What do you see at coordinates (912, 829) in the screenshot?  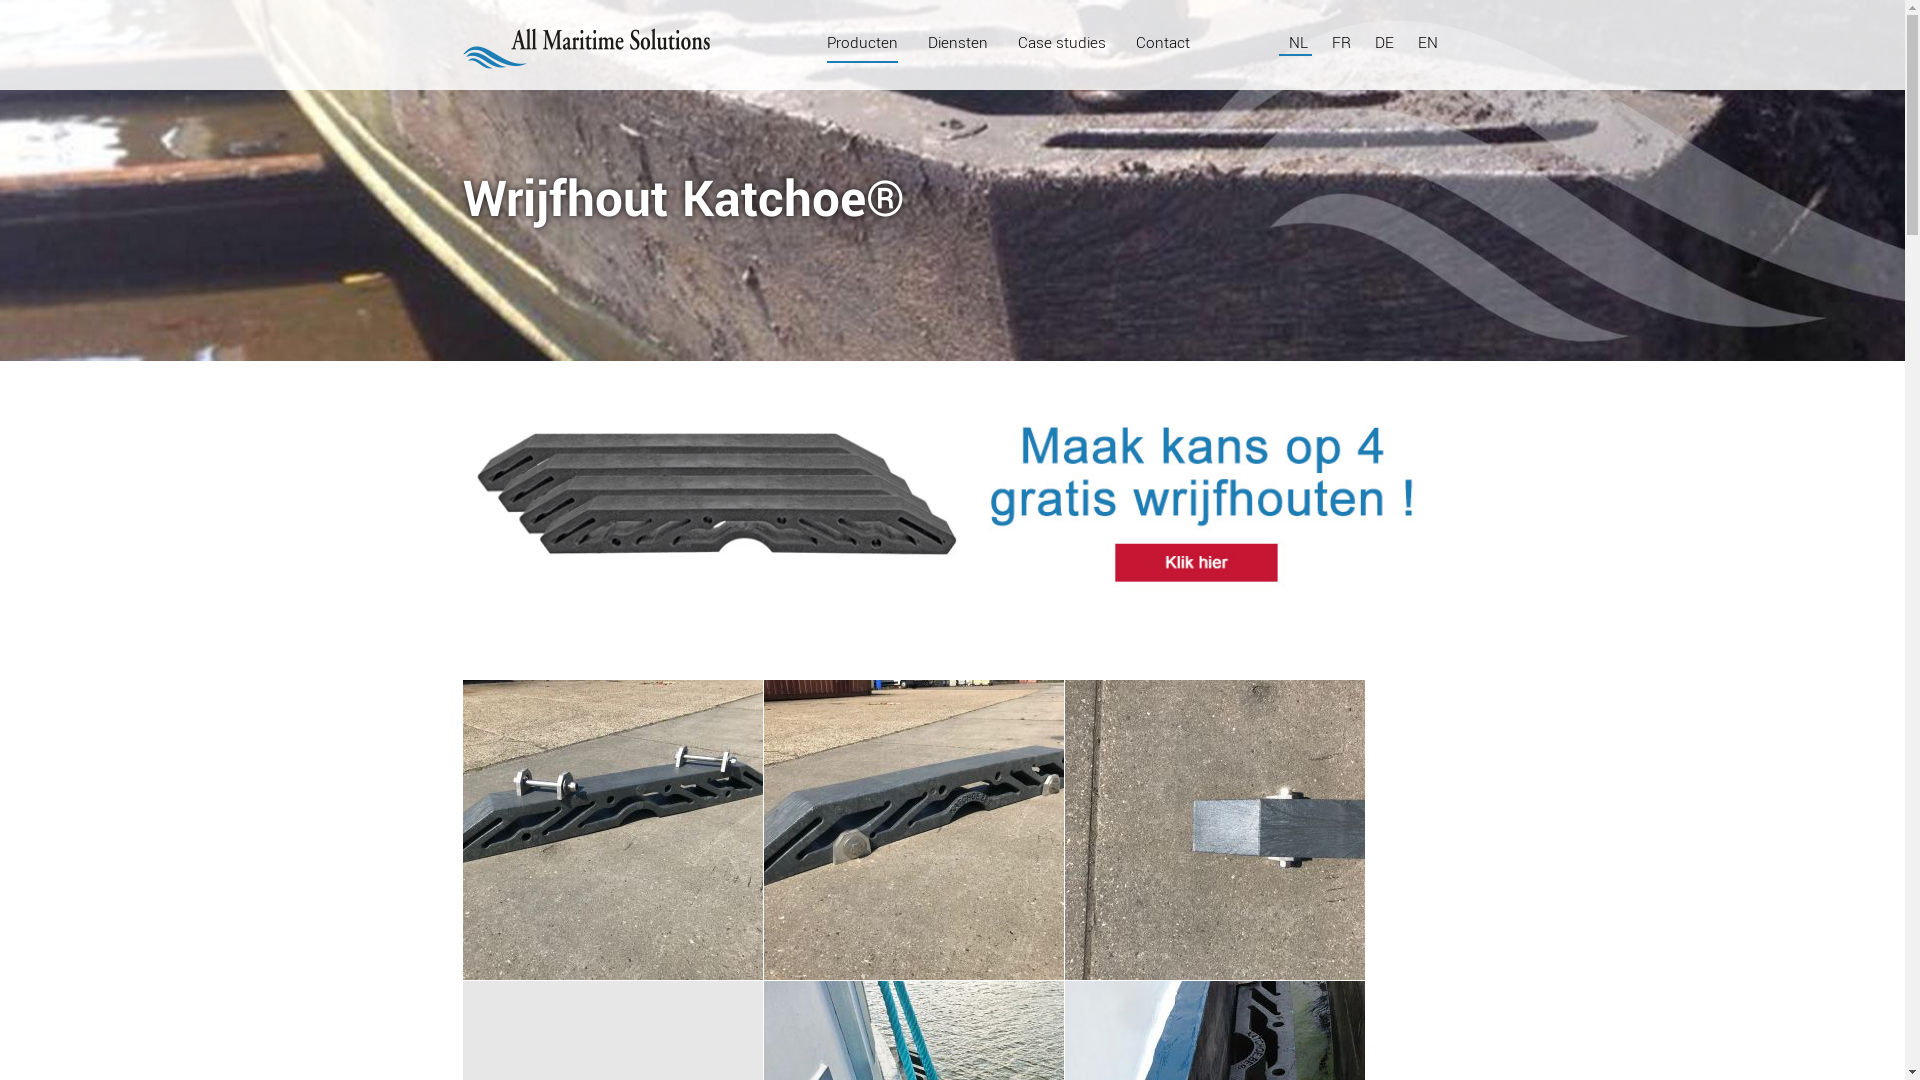 I see `'Click to enlarge image IMG_8193.jpg'` at bounding box center [912, 829].